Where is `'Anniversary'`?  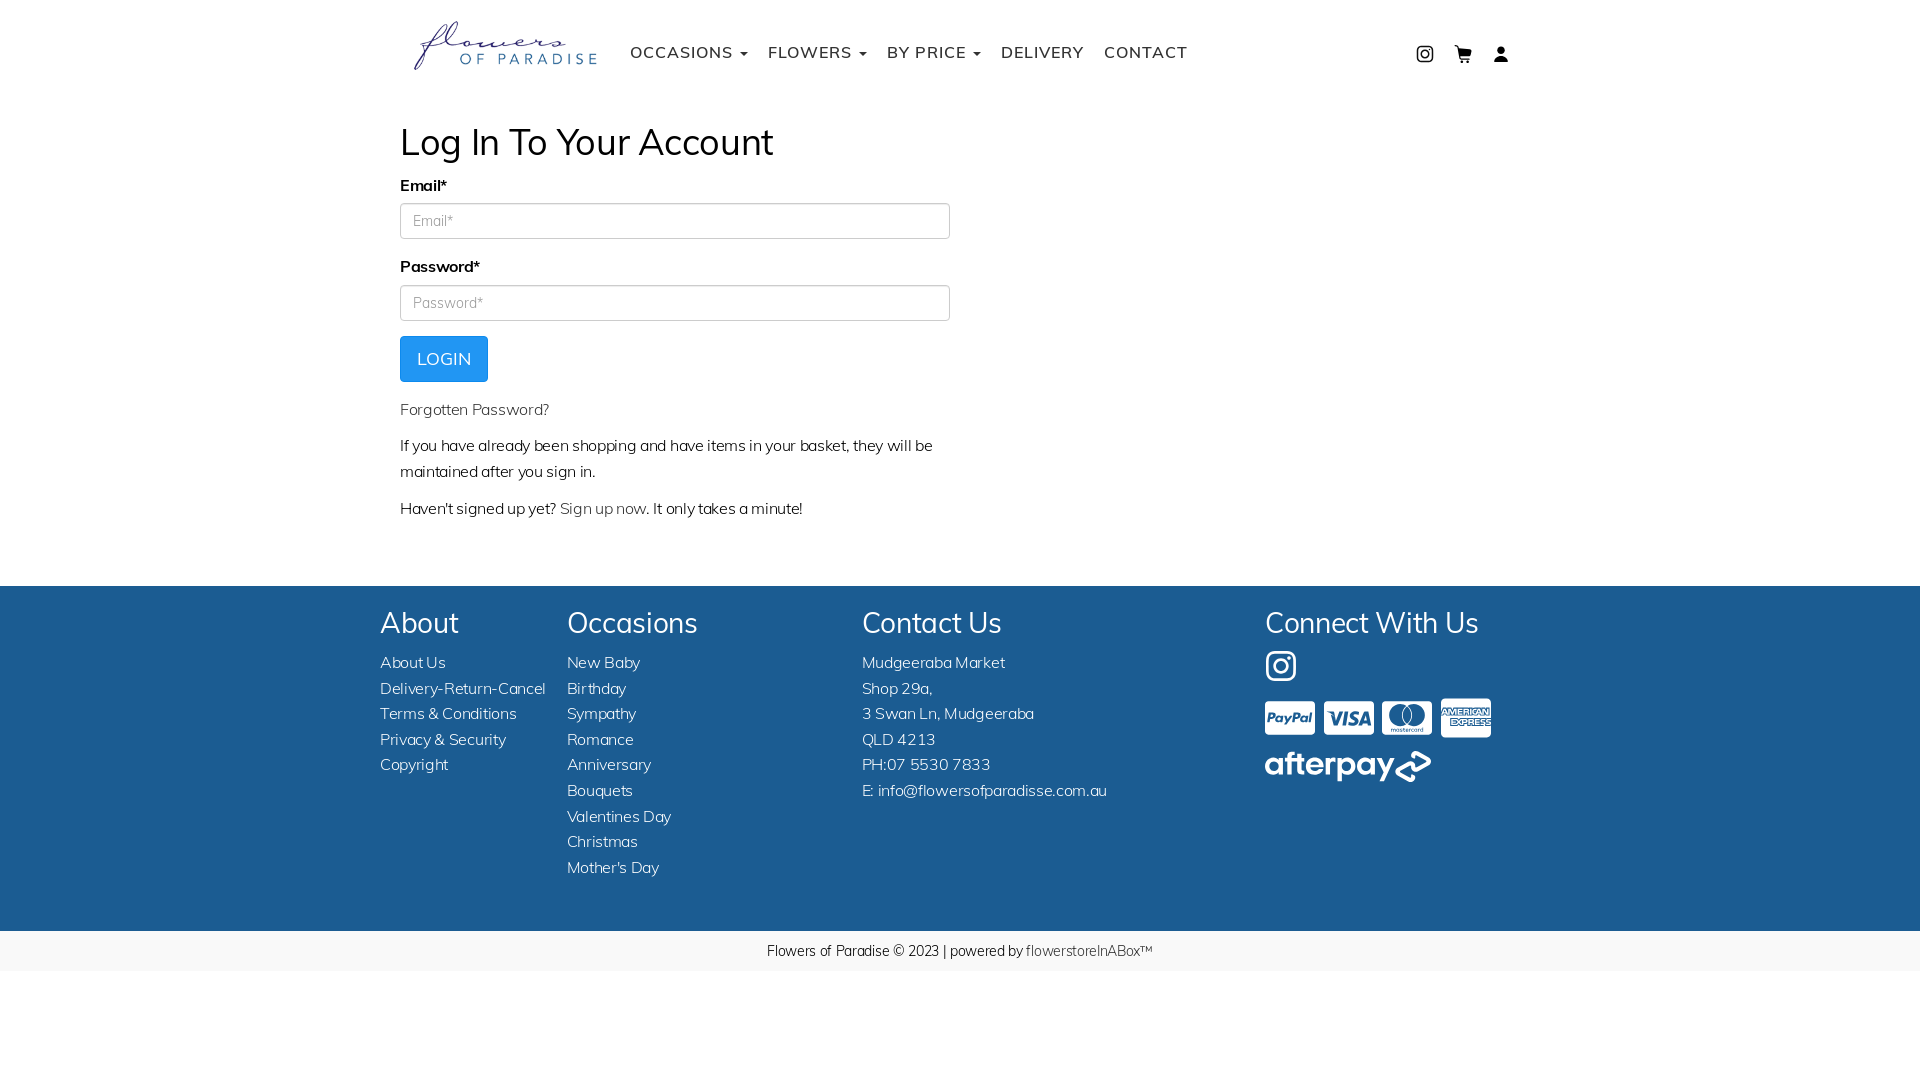 'Anniversary' is located at coordinates (608, 763).